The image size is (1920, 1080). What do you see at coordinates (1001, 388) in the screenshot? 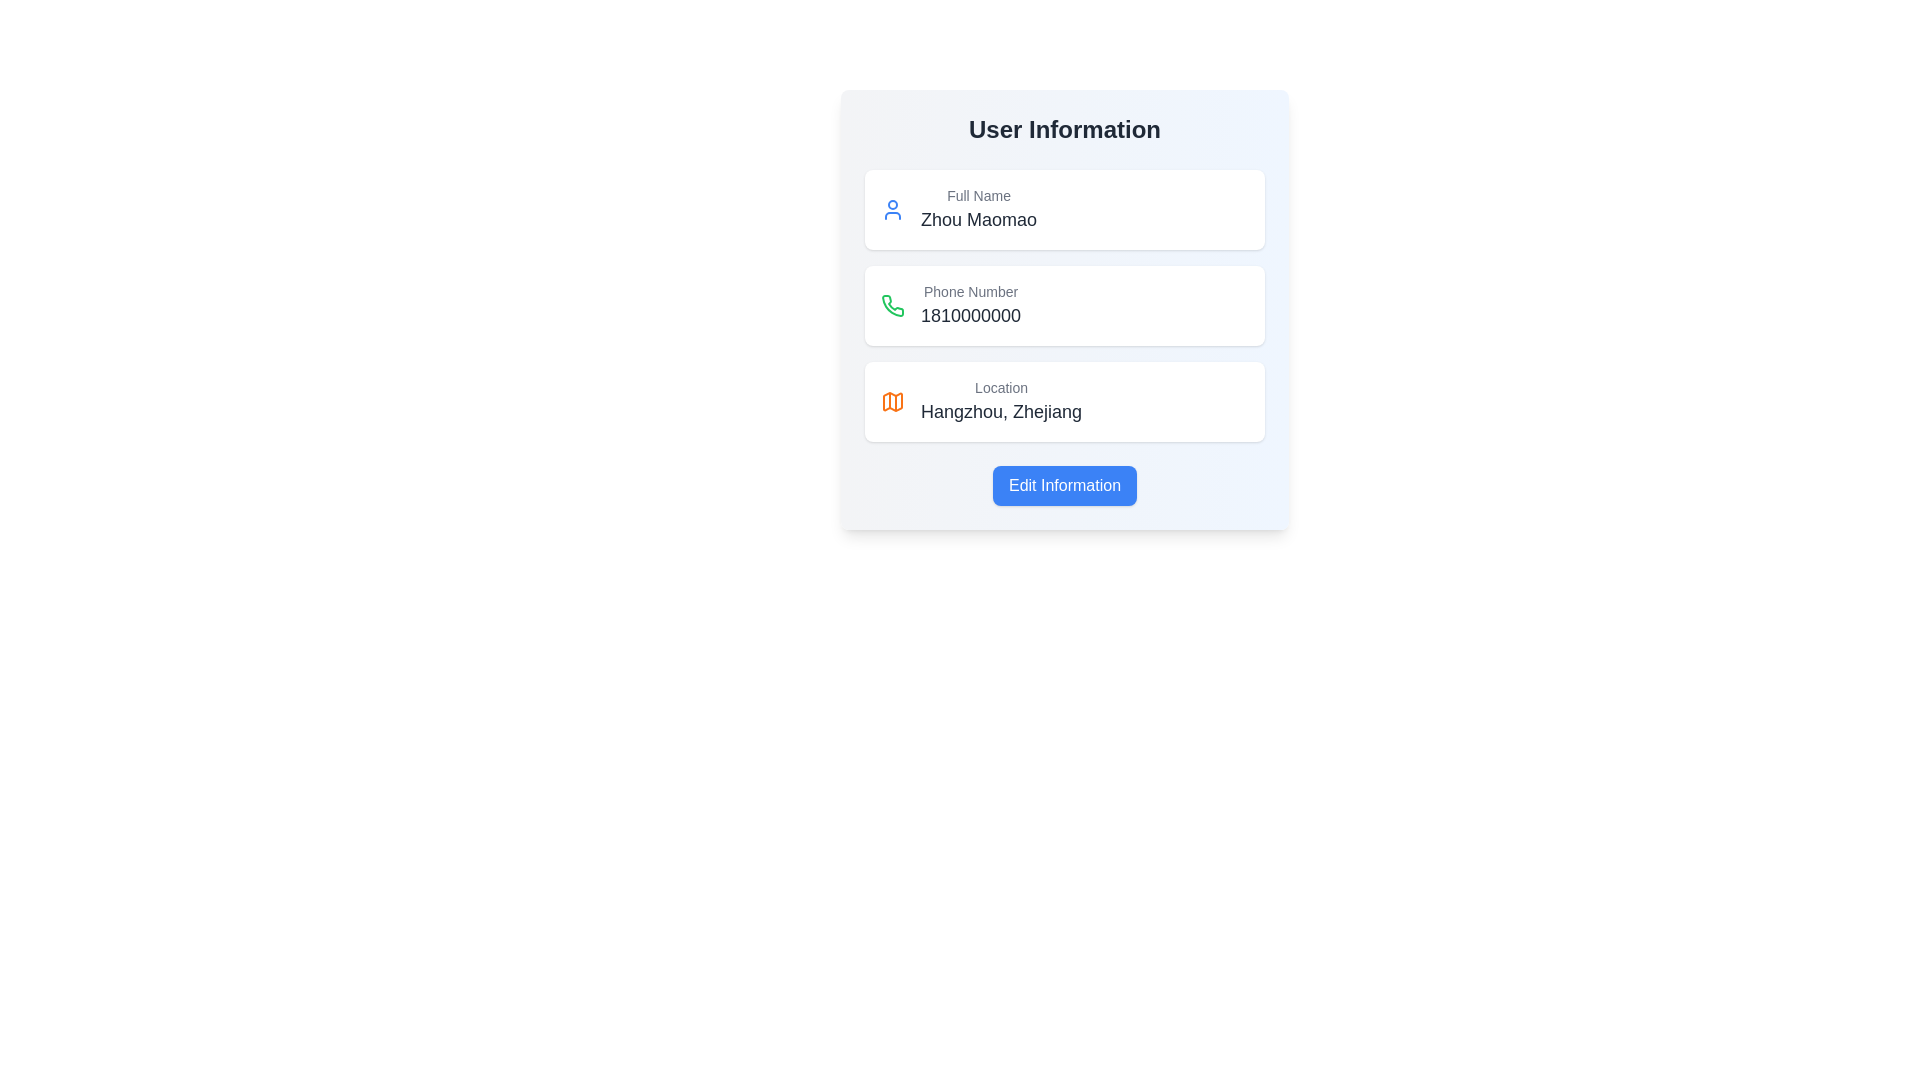
I see `the 'Location' label, which is styled with a small gray font and located above the text 'Hangzhou, Zhejiang' in the user information card` at bounding box center [1001, 388].